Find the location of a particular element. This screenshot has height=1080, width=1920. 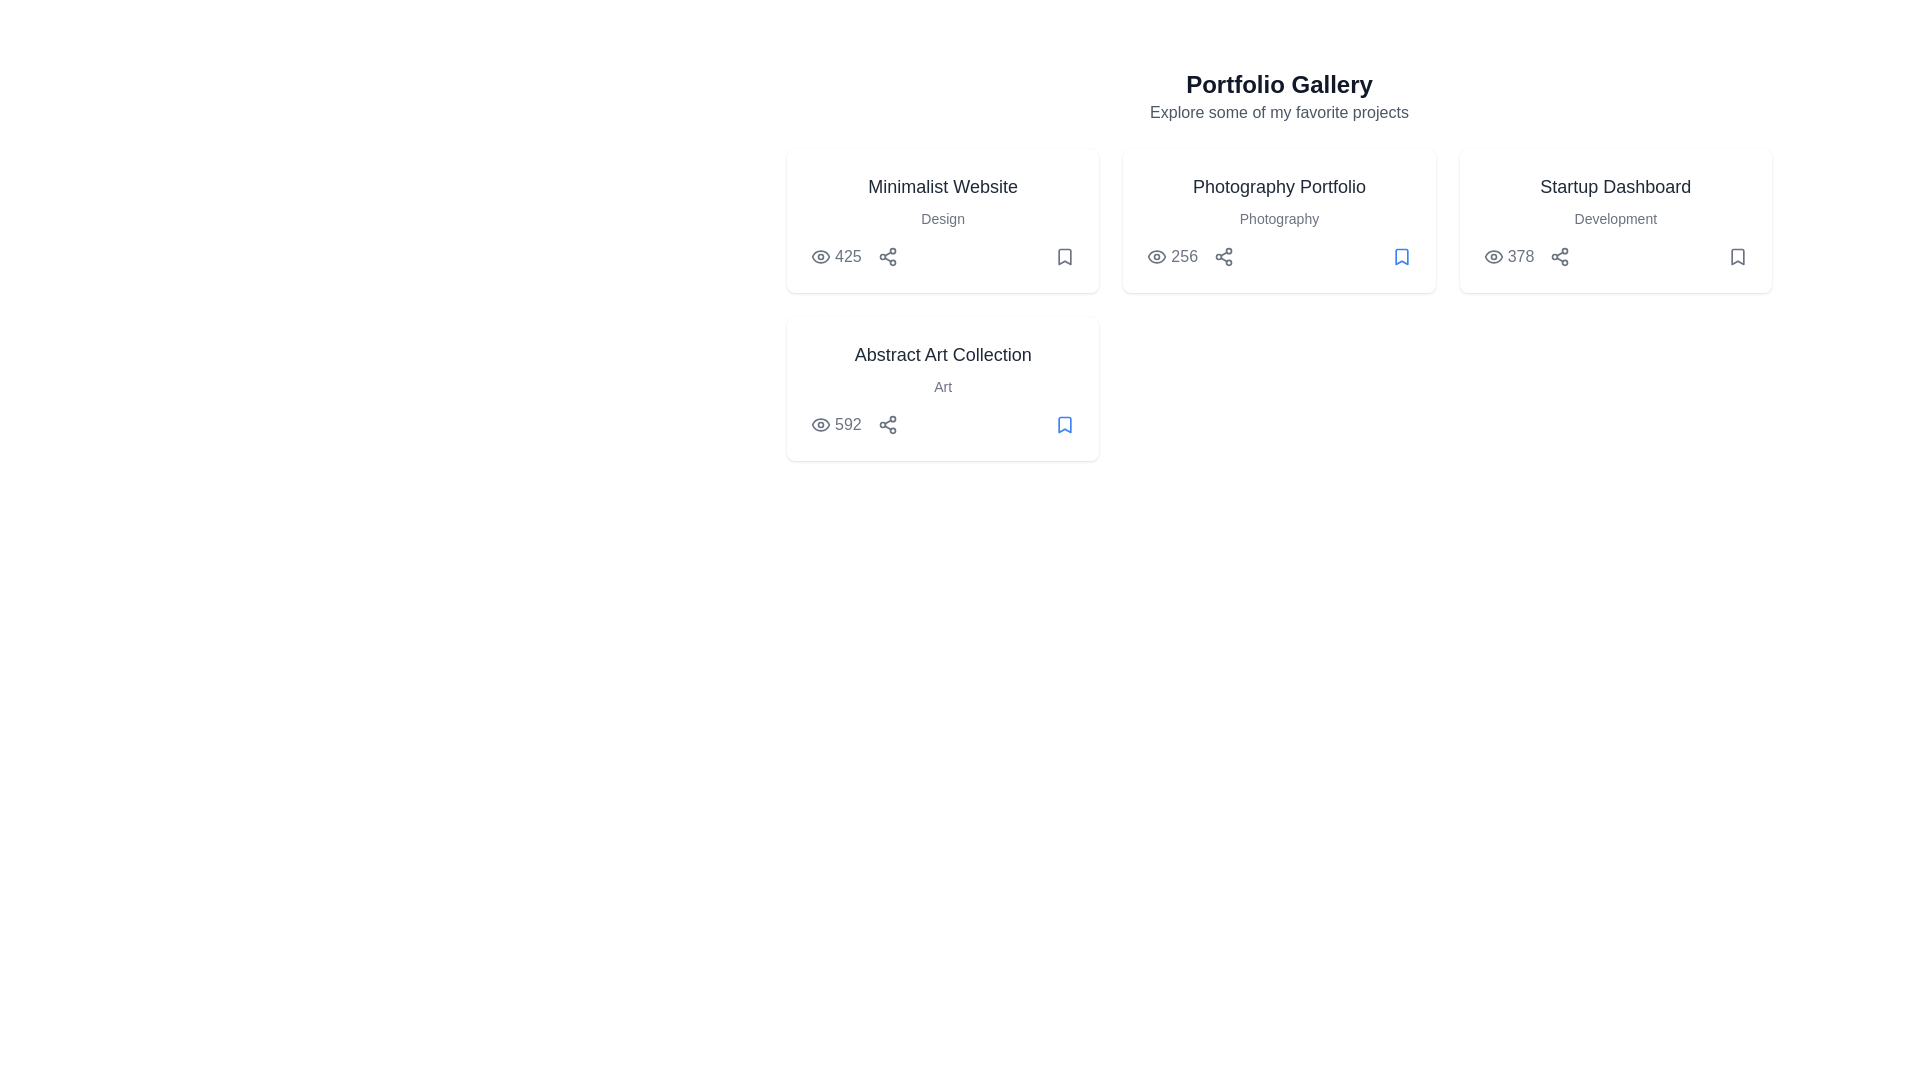

the small circular share icon located within the 'Minimalist Website' card in the 'Design' section of the portfolio gallery to initiate the sharing functionality is located at coordinates (886, 256).